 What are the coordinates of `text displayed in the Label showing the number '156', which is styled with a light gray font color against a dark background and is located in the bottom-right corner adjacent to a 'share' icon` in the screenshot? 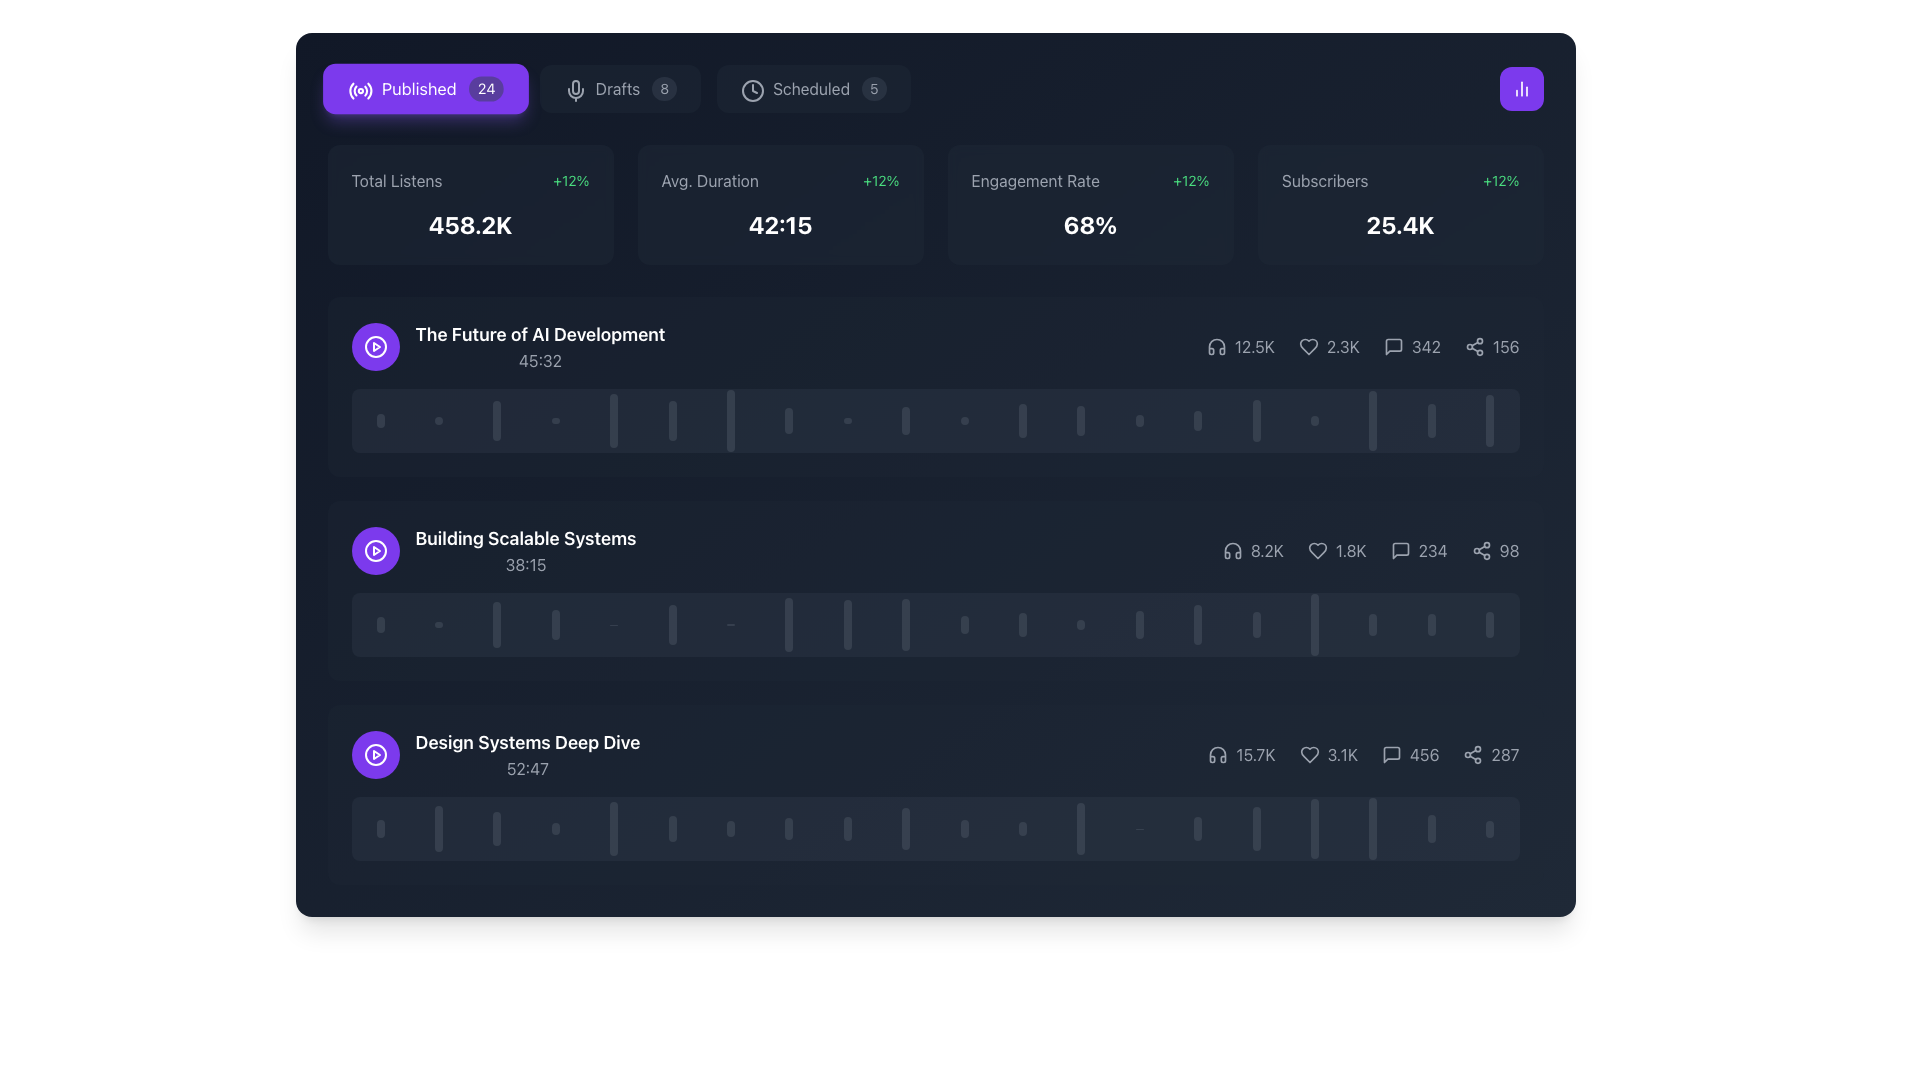 It's located at (1506, 346).